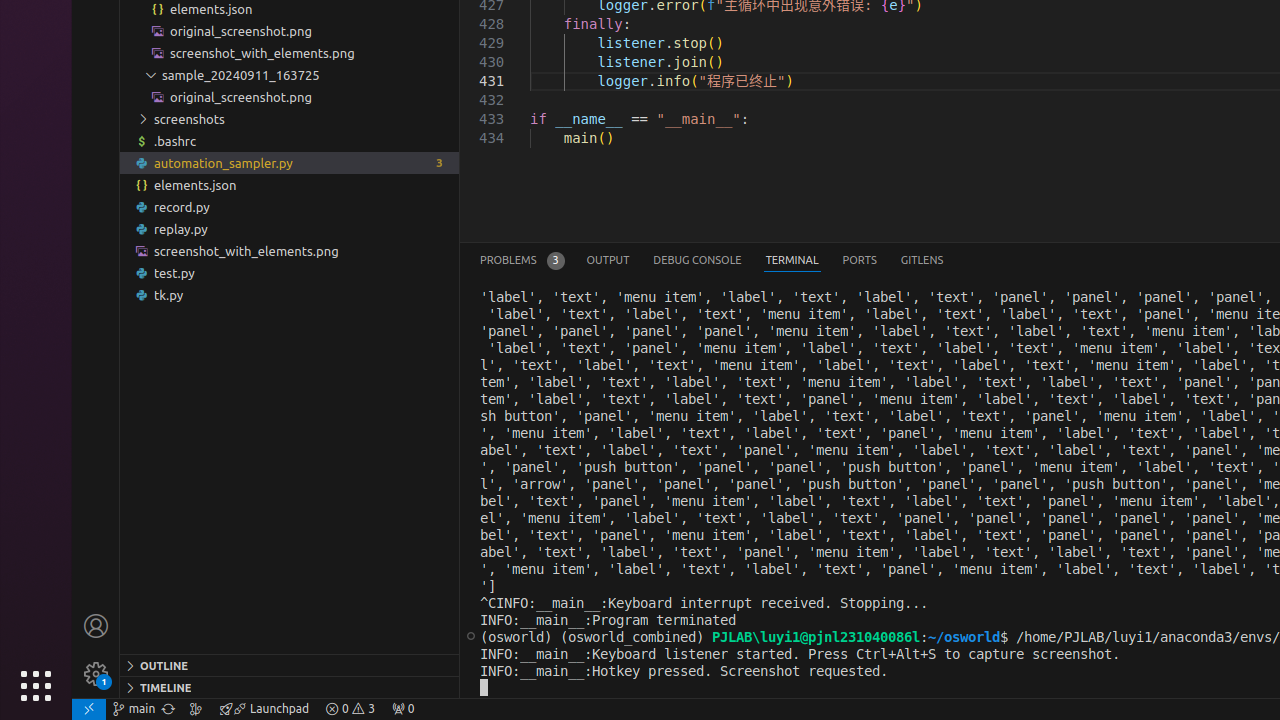  I want to click on 'screenshots', so click(288, 119).